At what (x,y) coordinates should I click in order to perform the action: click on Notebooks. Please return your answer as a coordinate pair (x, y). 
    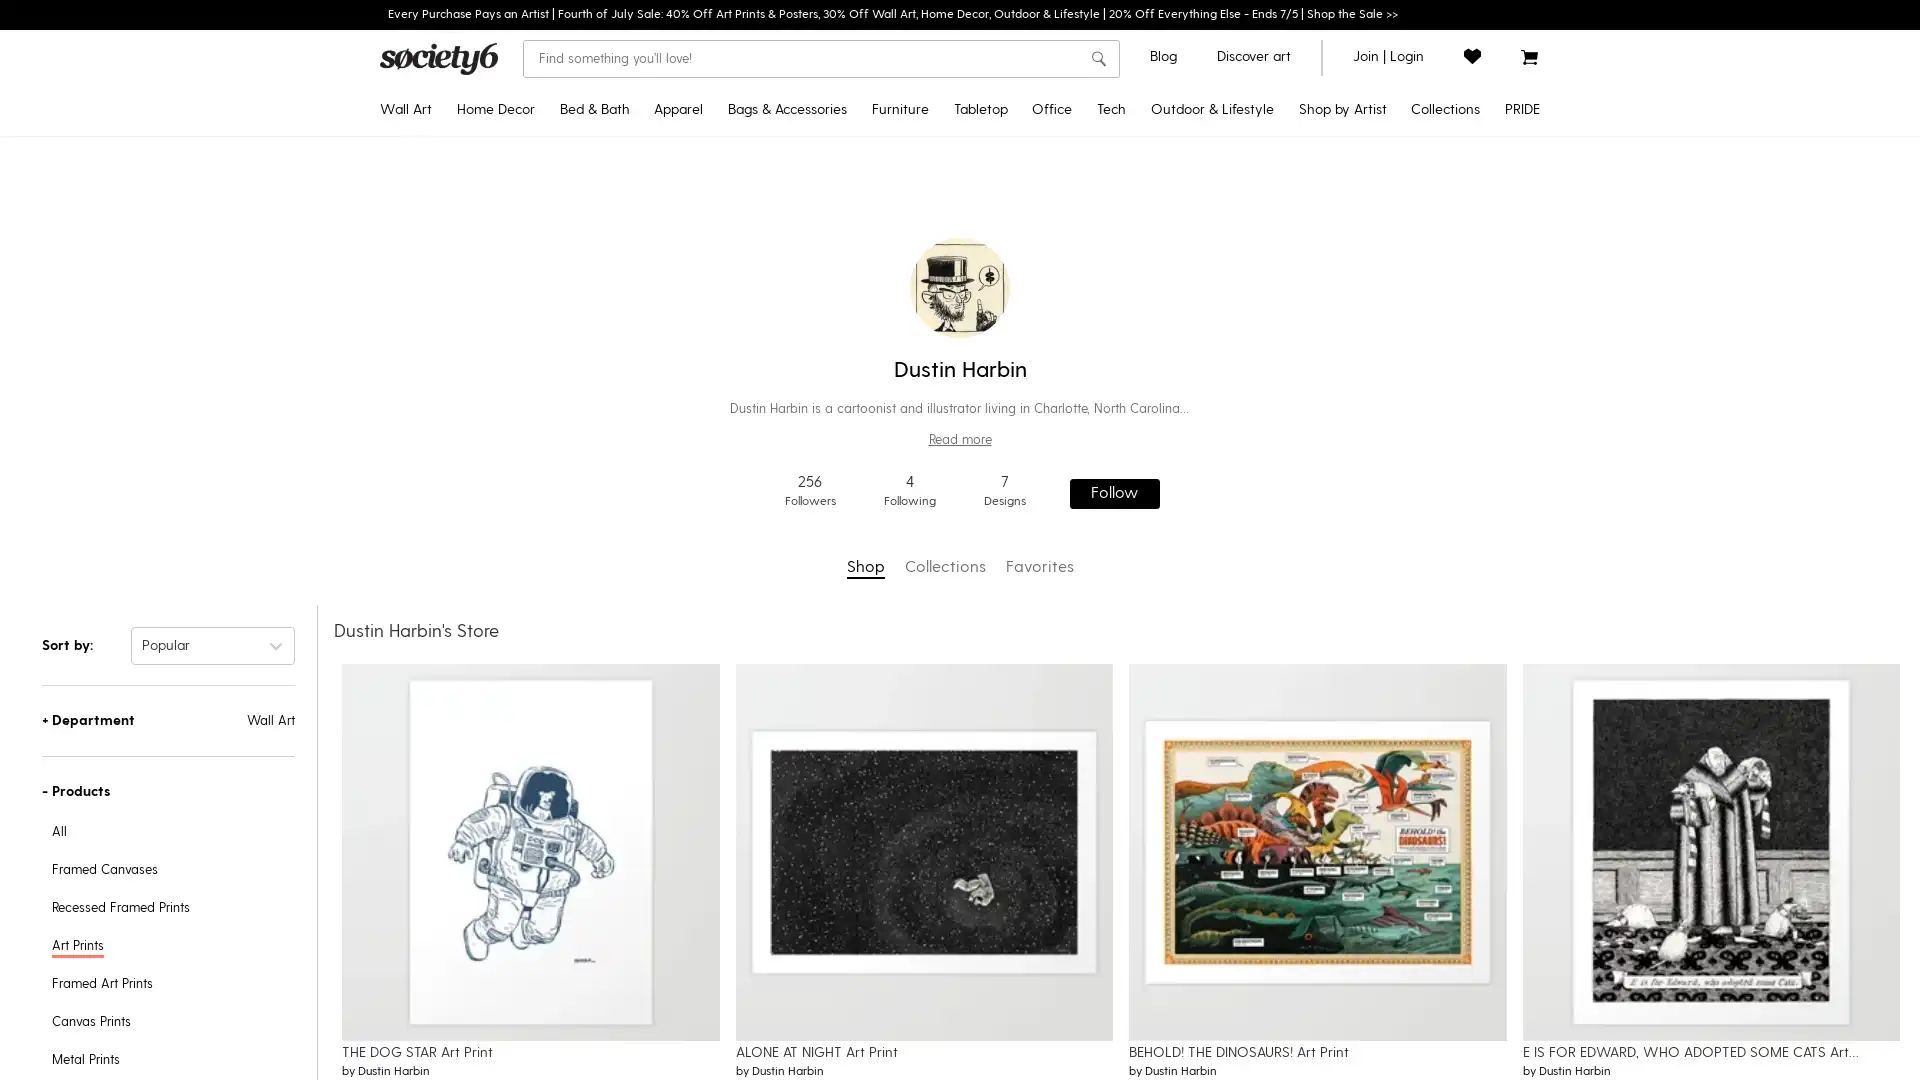
    Looking at the image, I should click on (1101, 225).